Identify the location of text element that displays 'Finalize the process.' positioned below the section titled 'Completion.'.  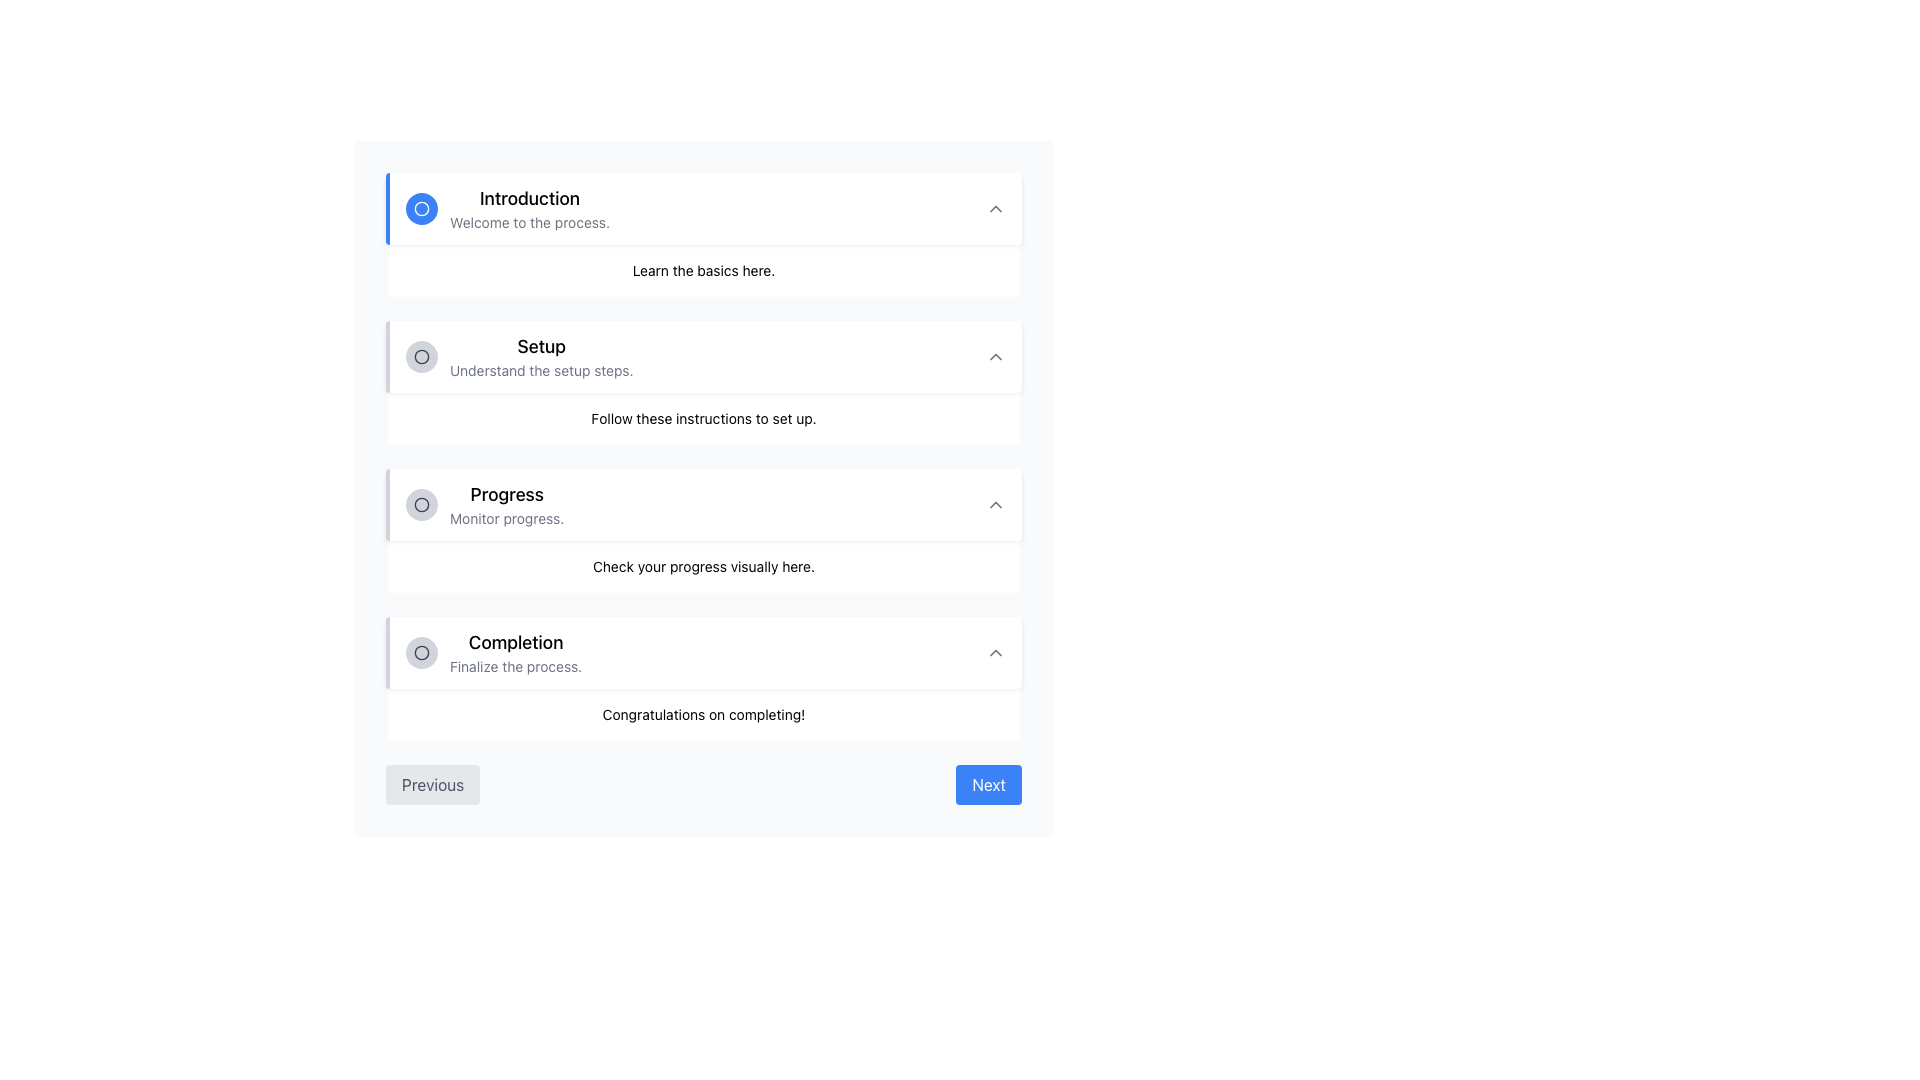
(516, 667).